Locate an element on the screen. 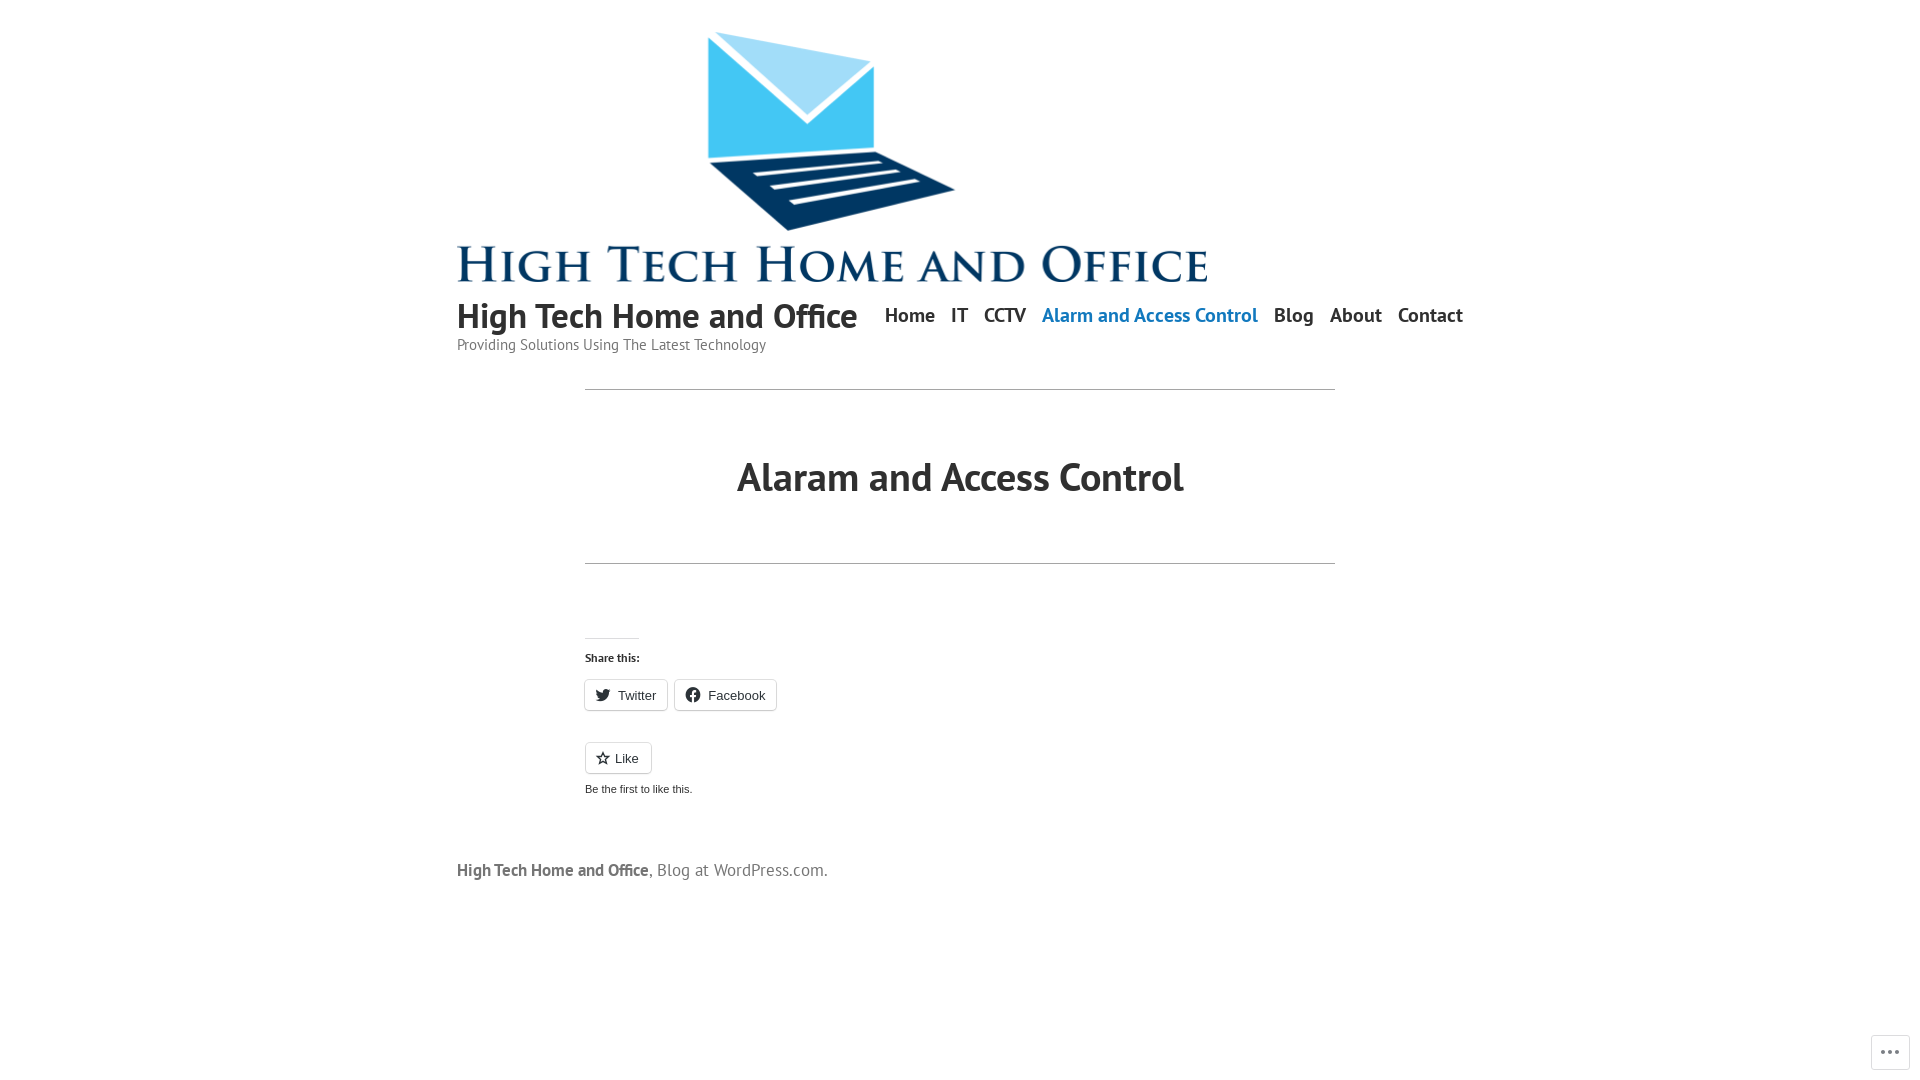  'Blog' is located at coordinates (1294, 315).